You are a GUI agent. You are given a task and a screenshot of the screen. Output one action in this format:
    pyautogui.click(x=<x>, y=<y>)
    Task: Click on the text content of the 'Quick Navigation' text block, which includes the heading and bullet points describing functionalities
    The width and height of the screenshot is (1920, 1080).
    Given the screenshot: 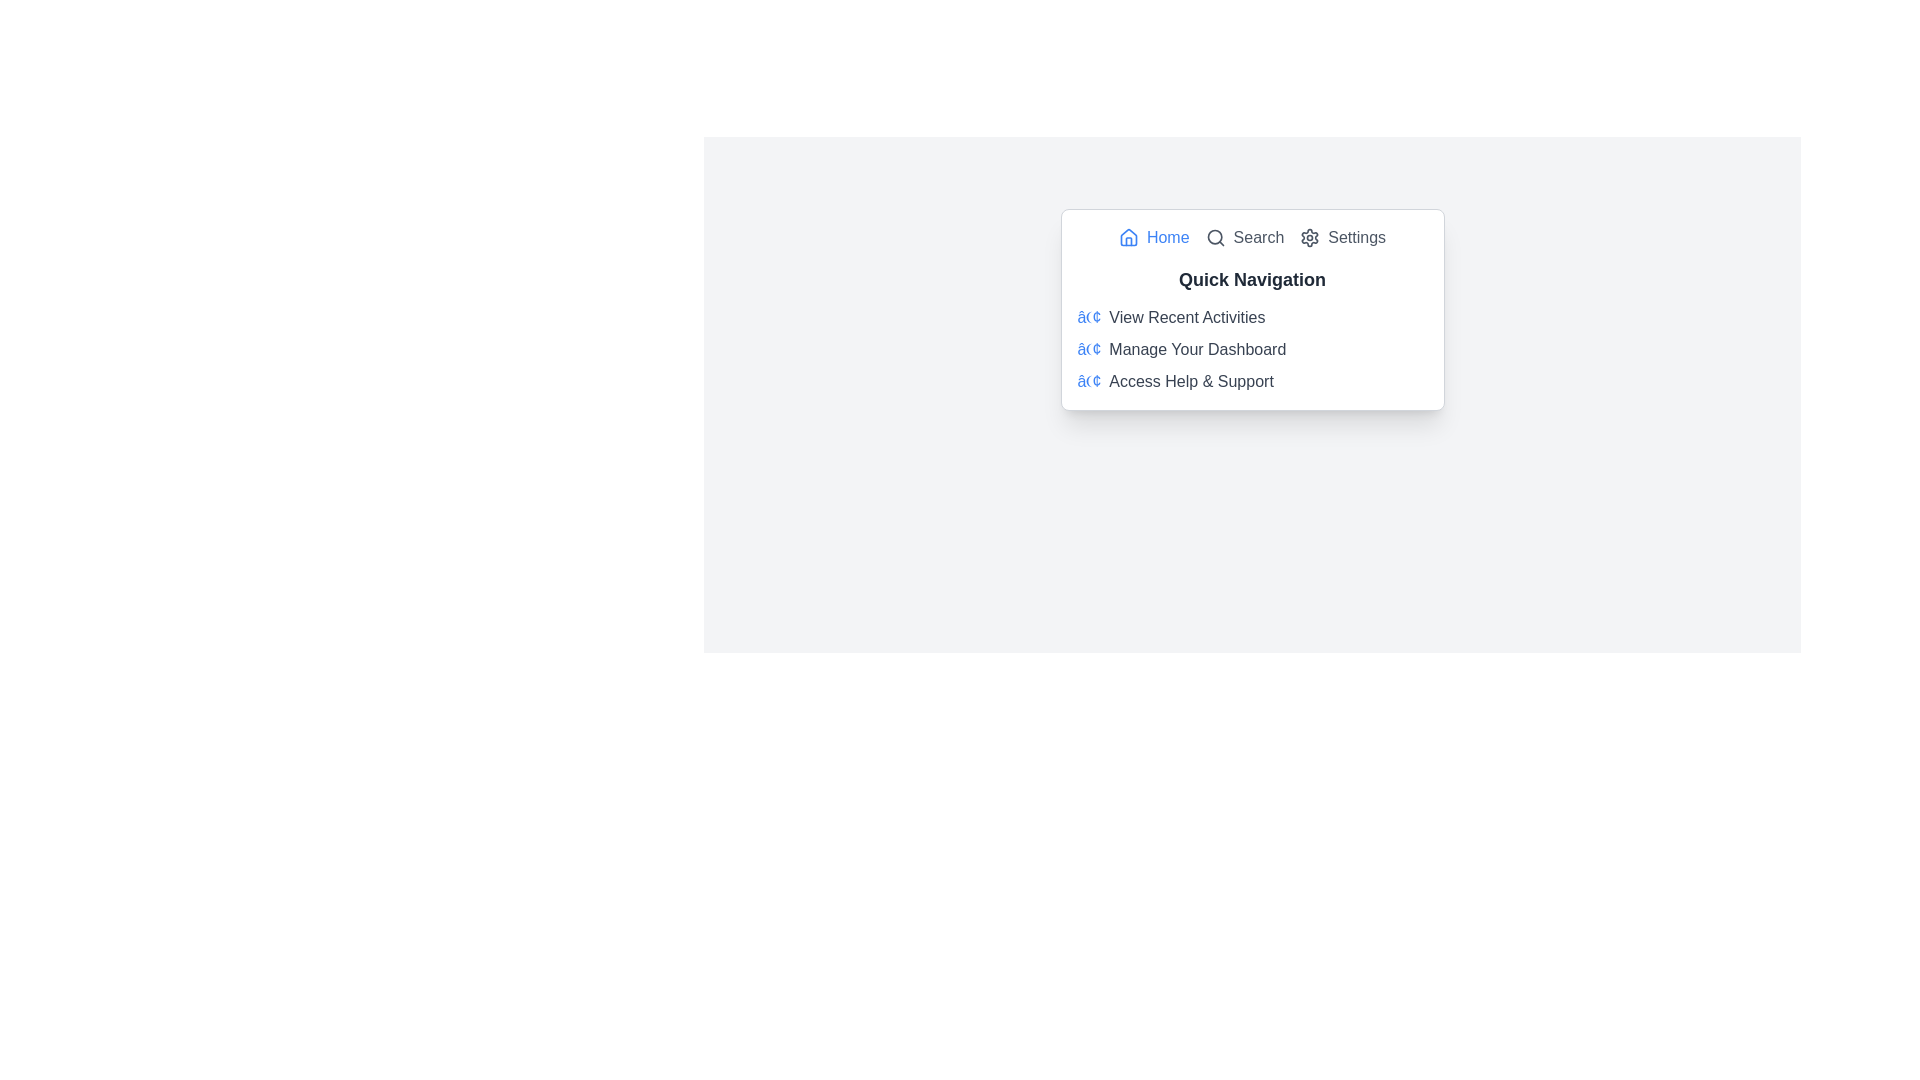 What is the action you would take?
    pyautogui.click(x=1251, y=329)
    